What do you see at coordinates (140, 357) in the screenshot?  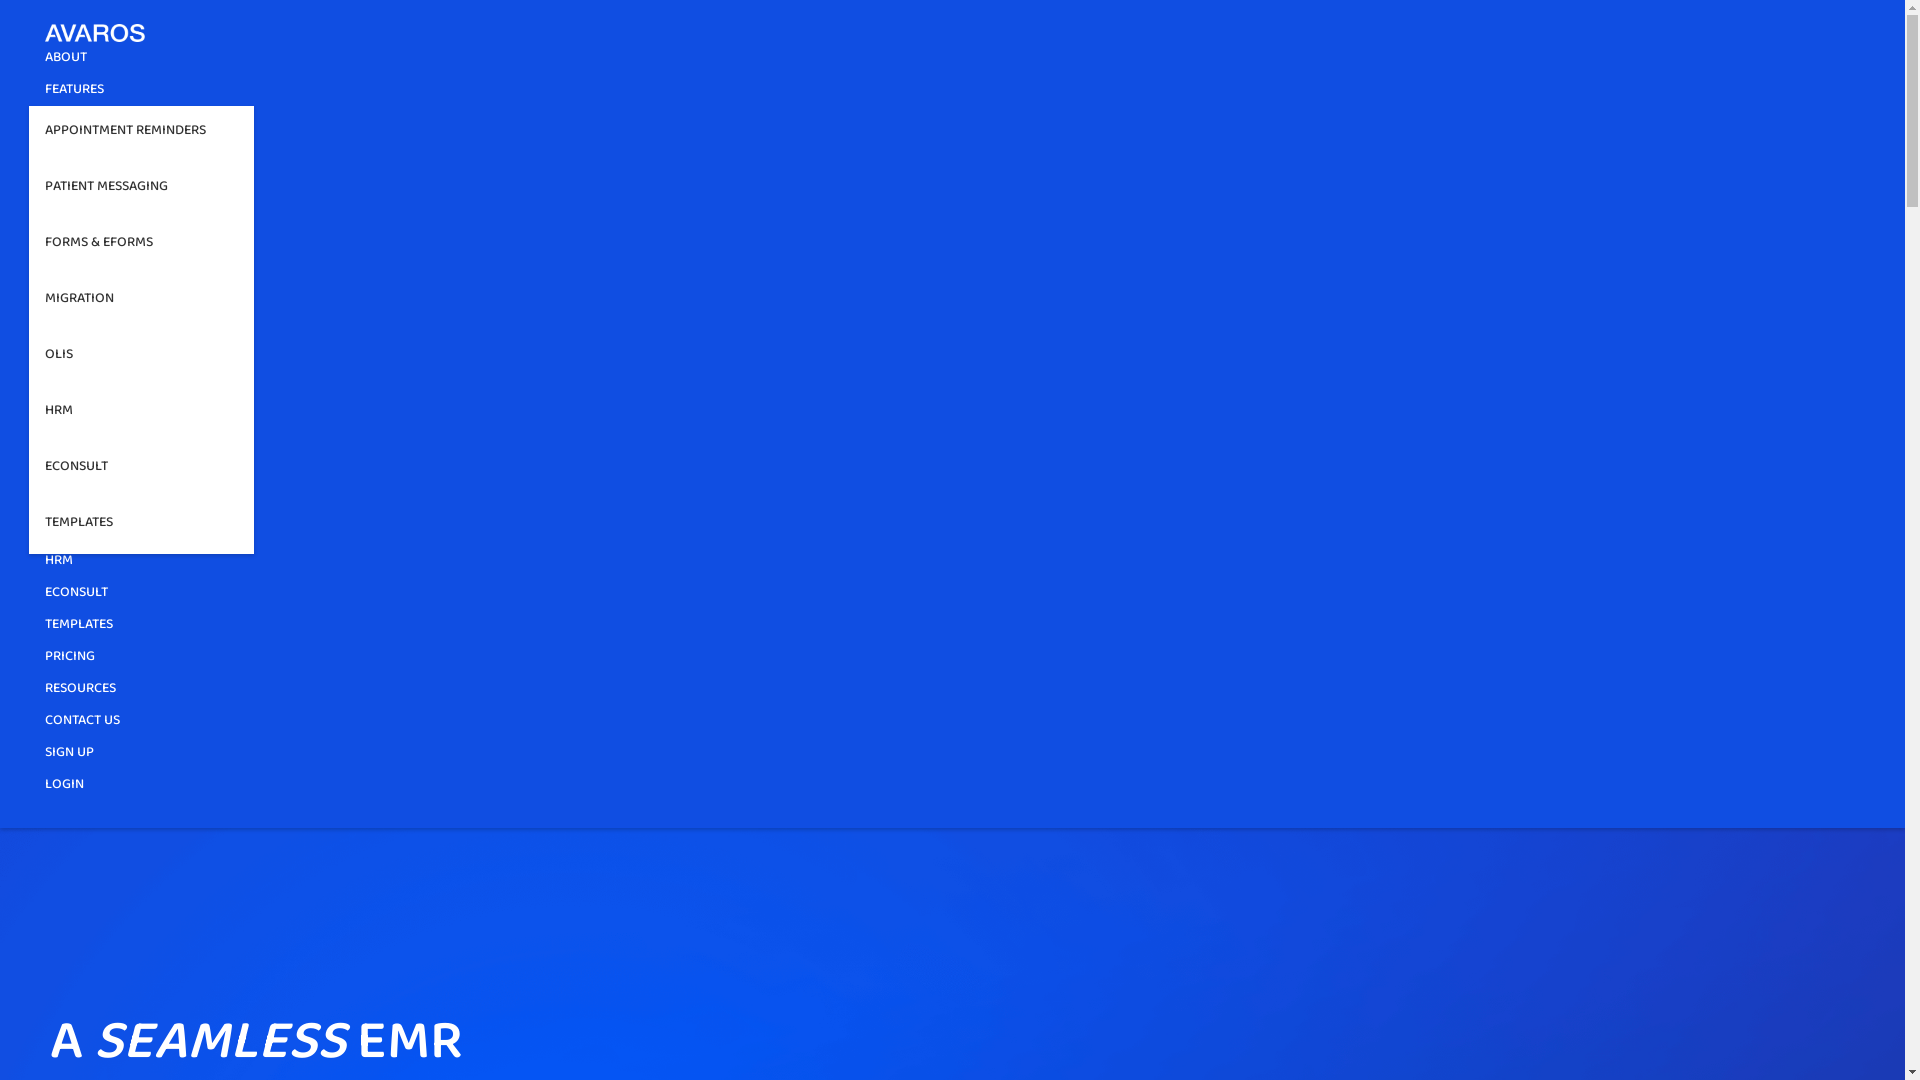 I see `'OLIS'` at bounding box center [140, 357].